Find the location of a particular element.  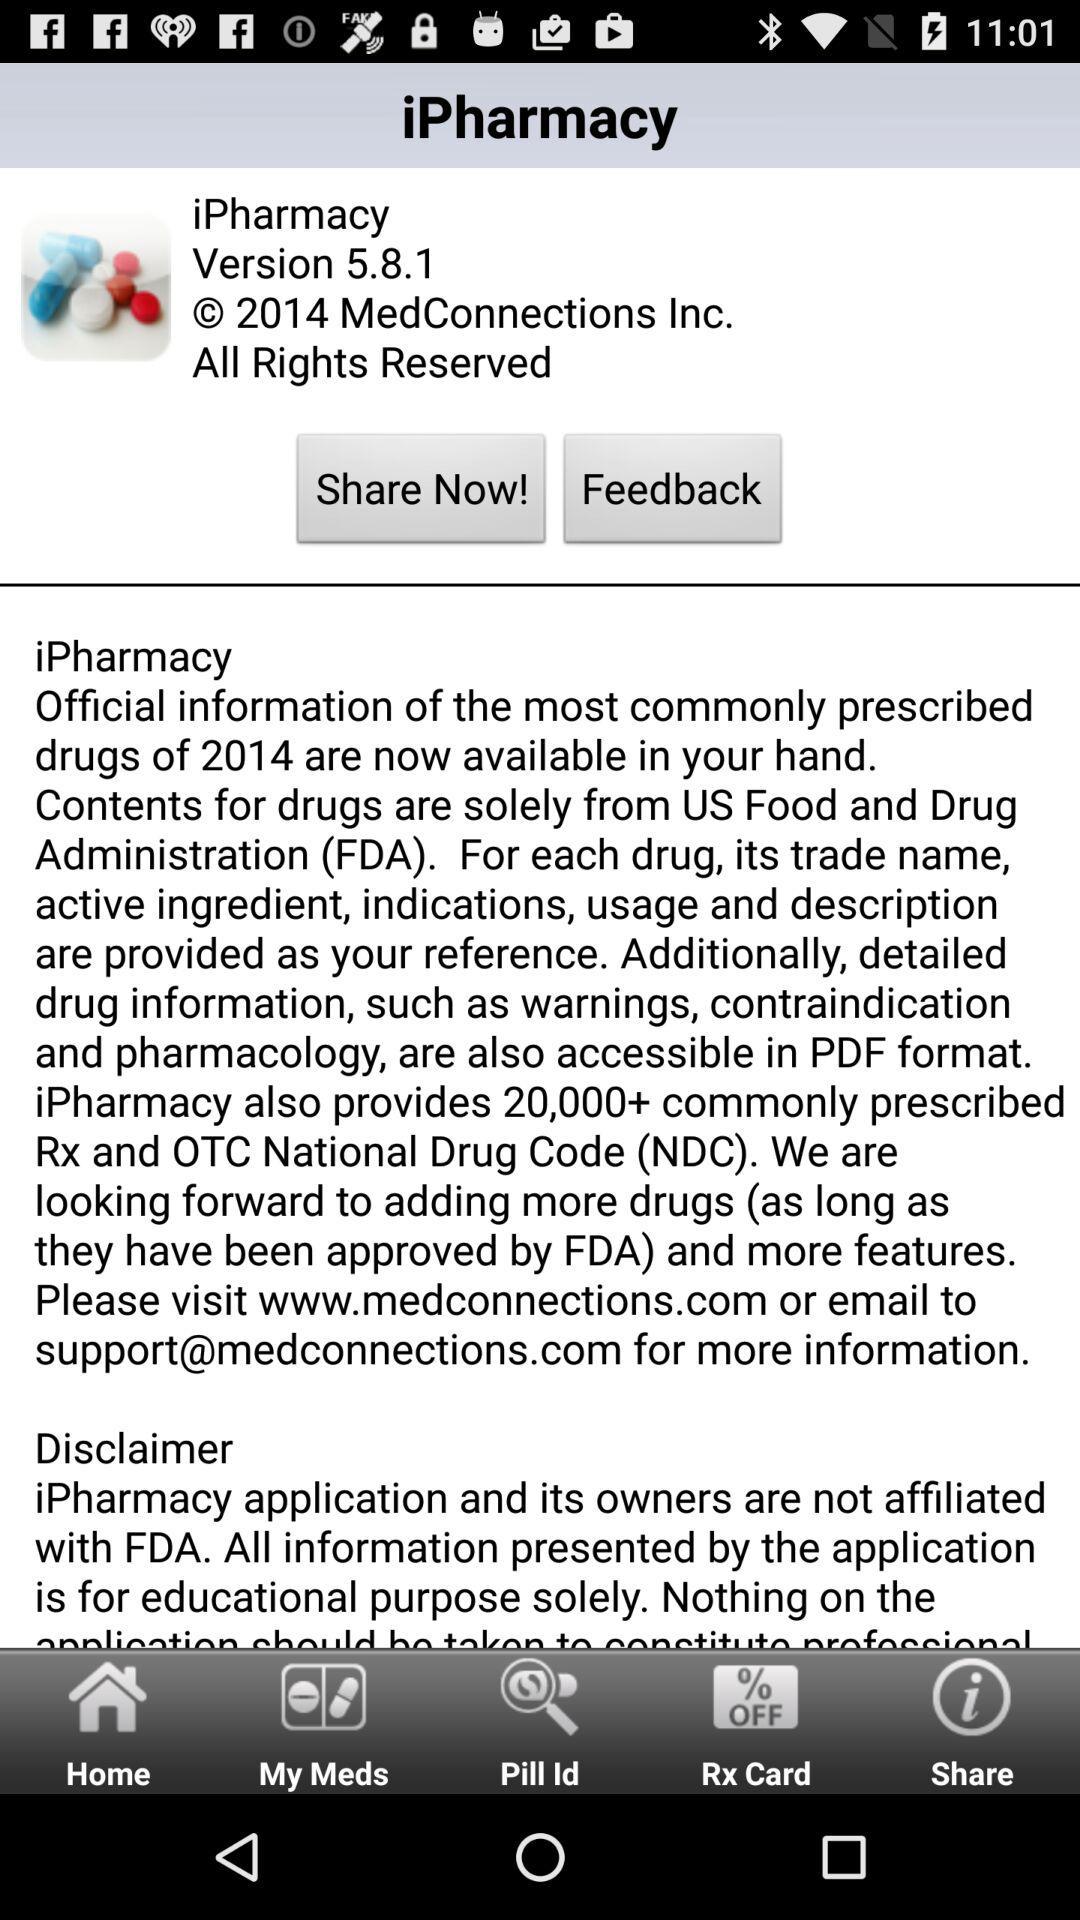

the radio button to the left of the pill id item is located at coordinates (323, 1719).